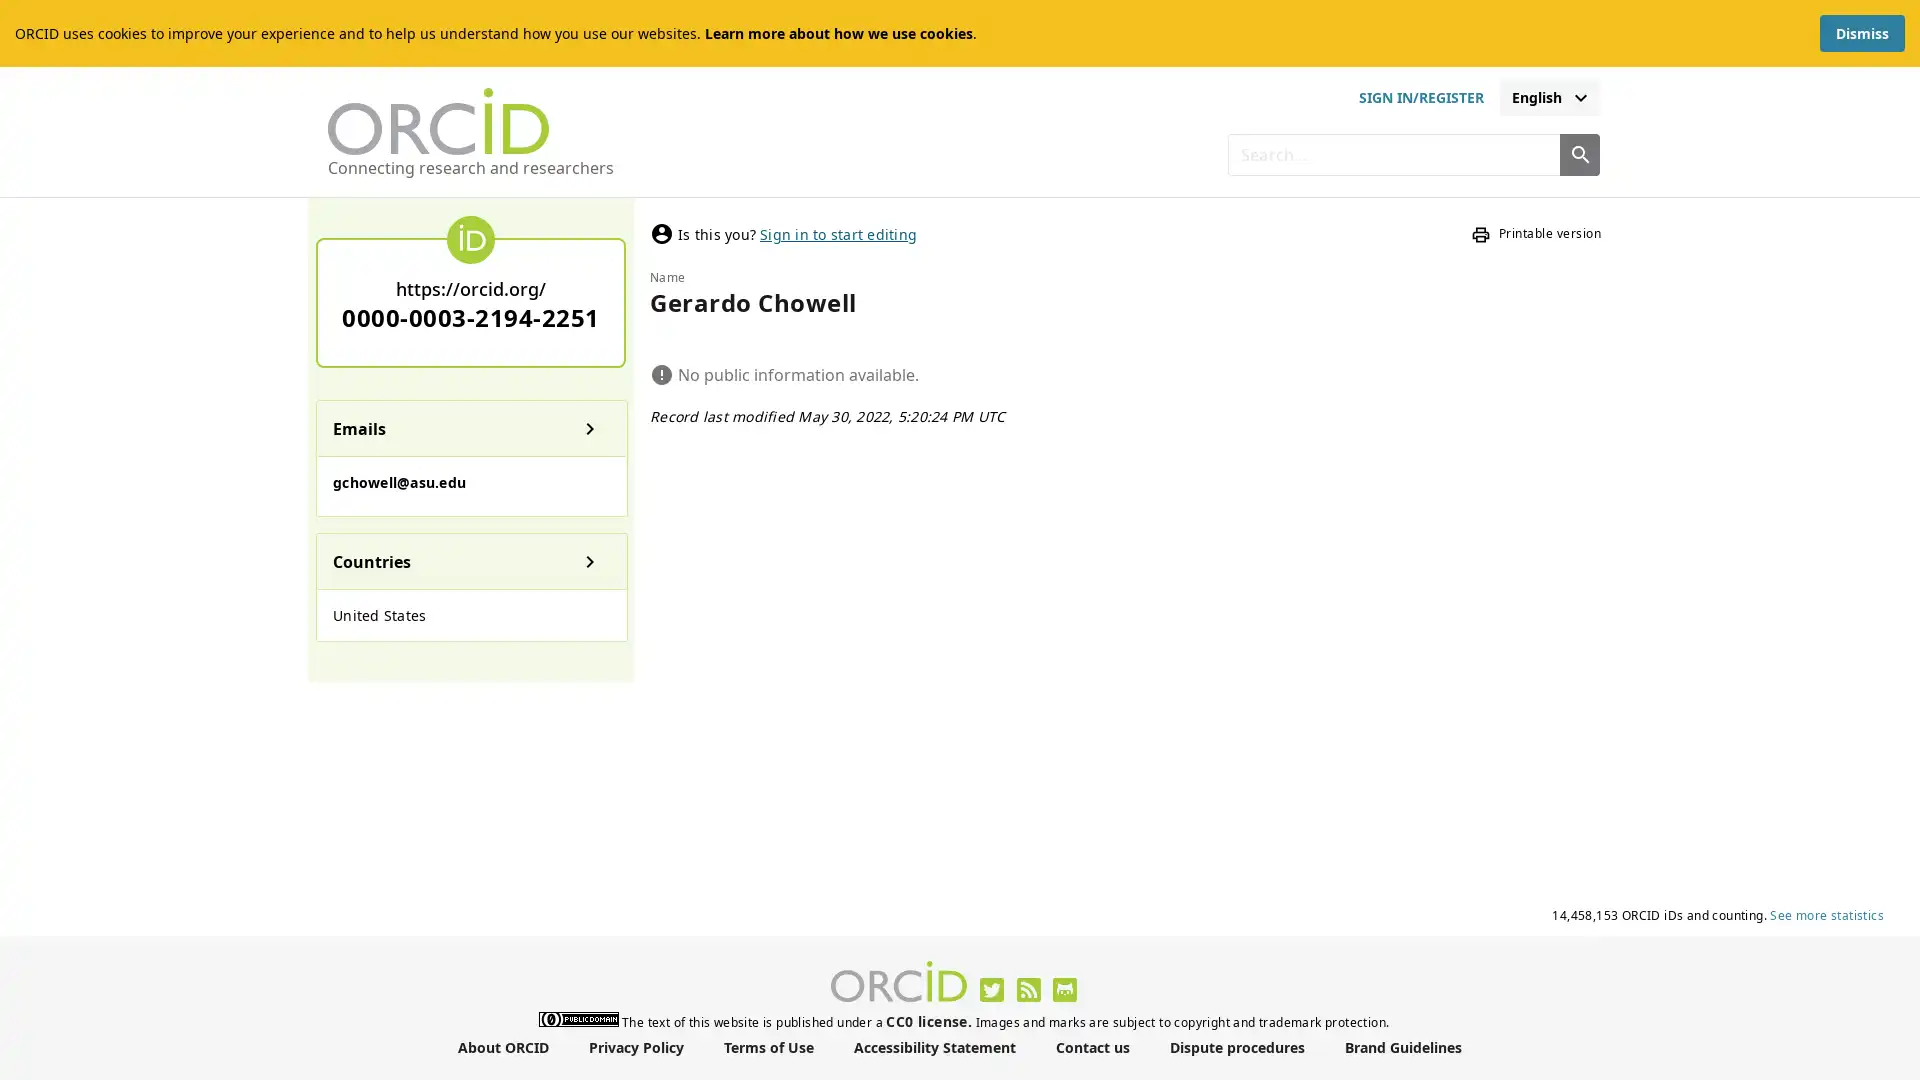 This screenshot has width=1920, height=1080. Describe the element at coordinates (589, 560) in the screenshot. I see `Show details` at that location.